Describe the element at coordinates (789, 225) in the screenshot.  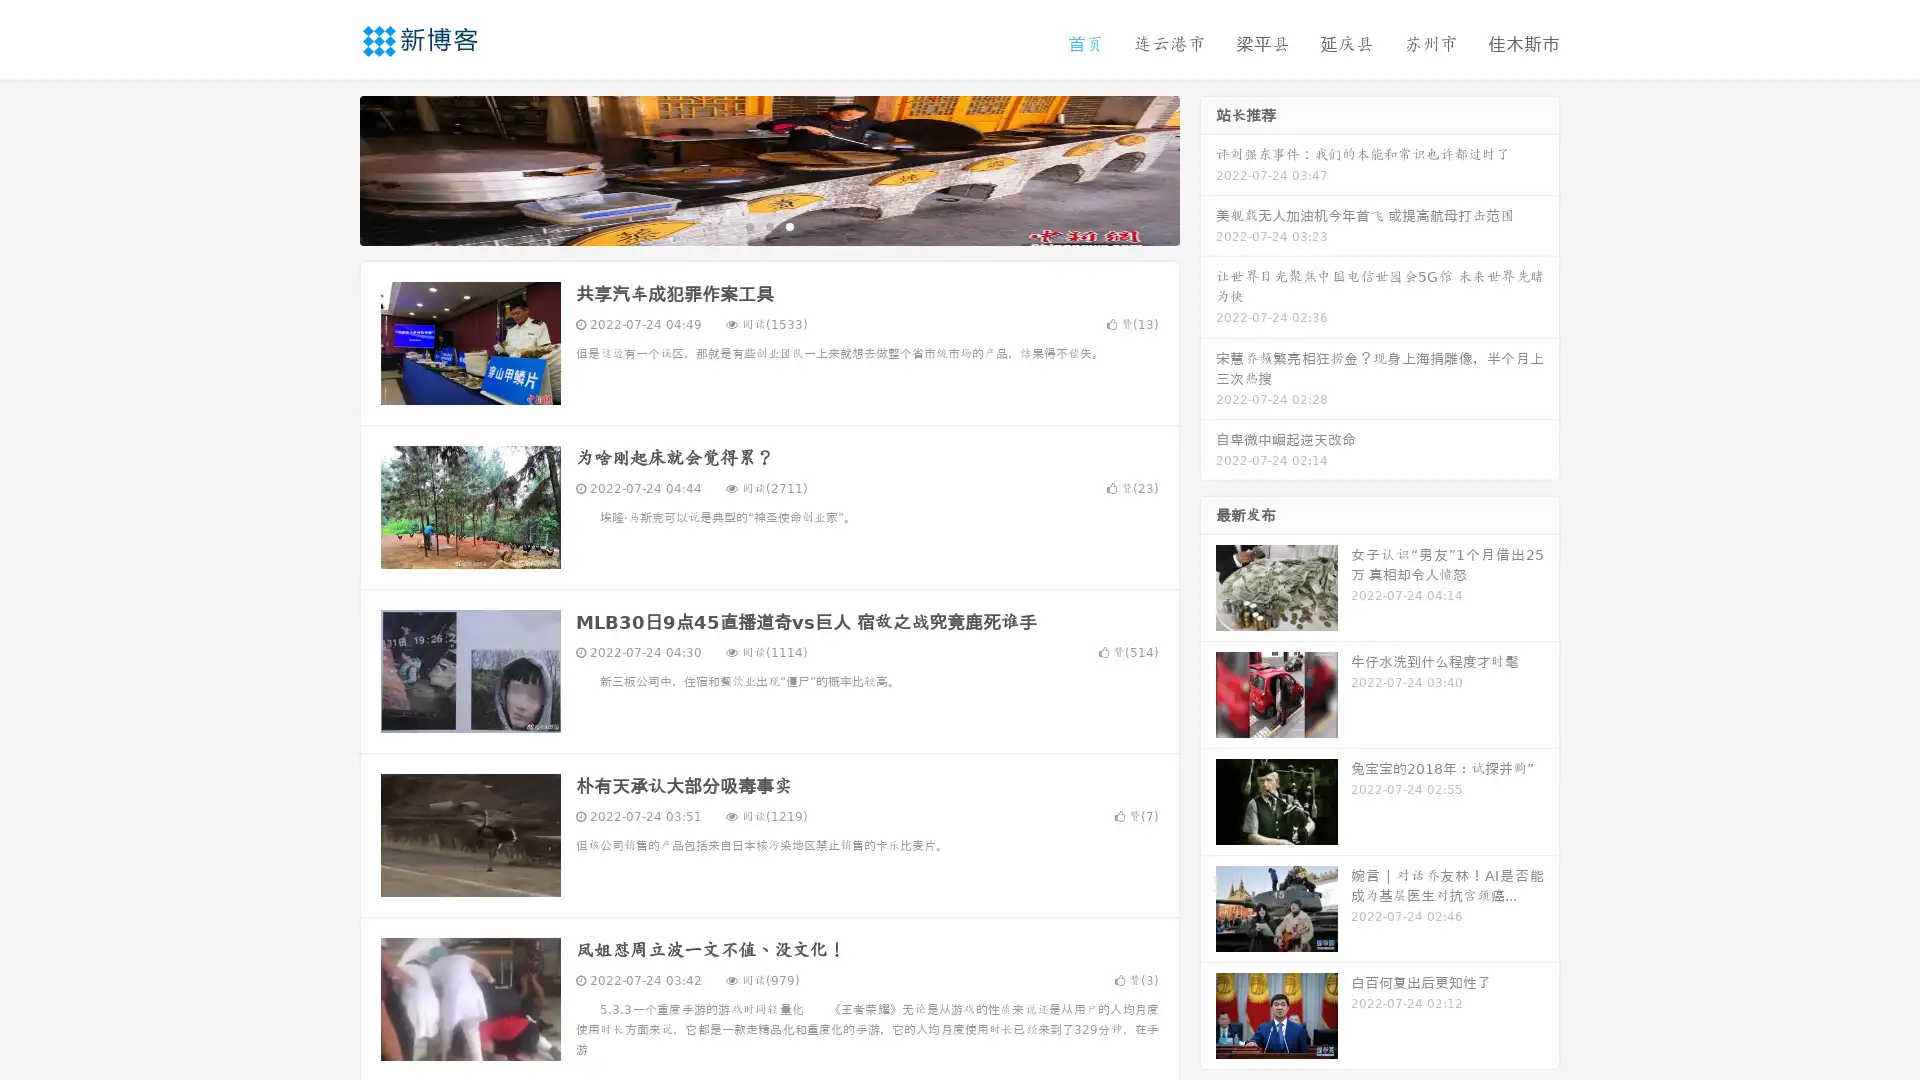
I see `Go to slide 3` at that location.